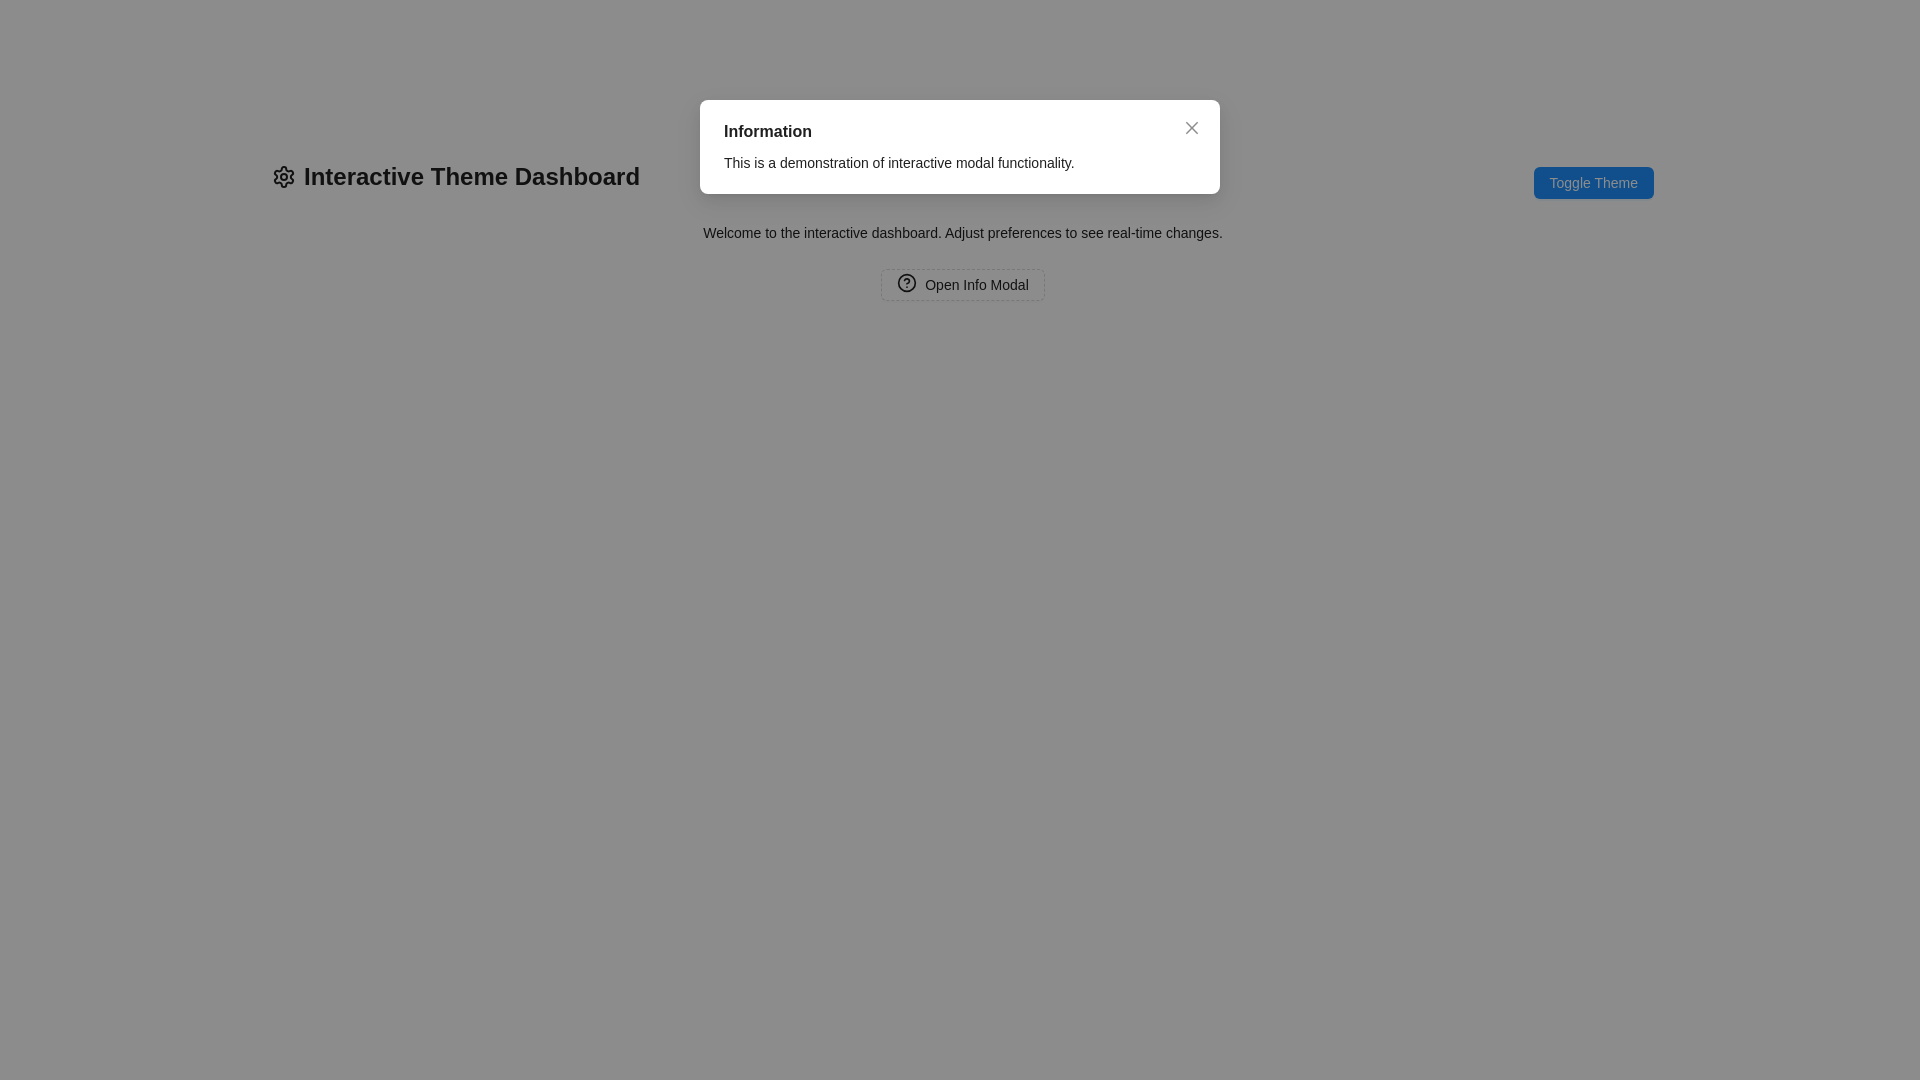 The width and height of the screenshot is (1920, 1080). Describe the element at coordinates (1592, 182) in the screenshot. I see `the 'Toggle Theme' button located at the top-right section of the interface` at that location.